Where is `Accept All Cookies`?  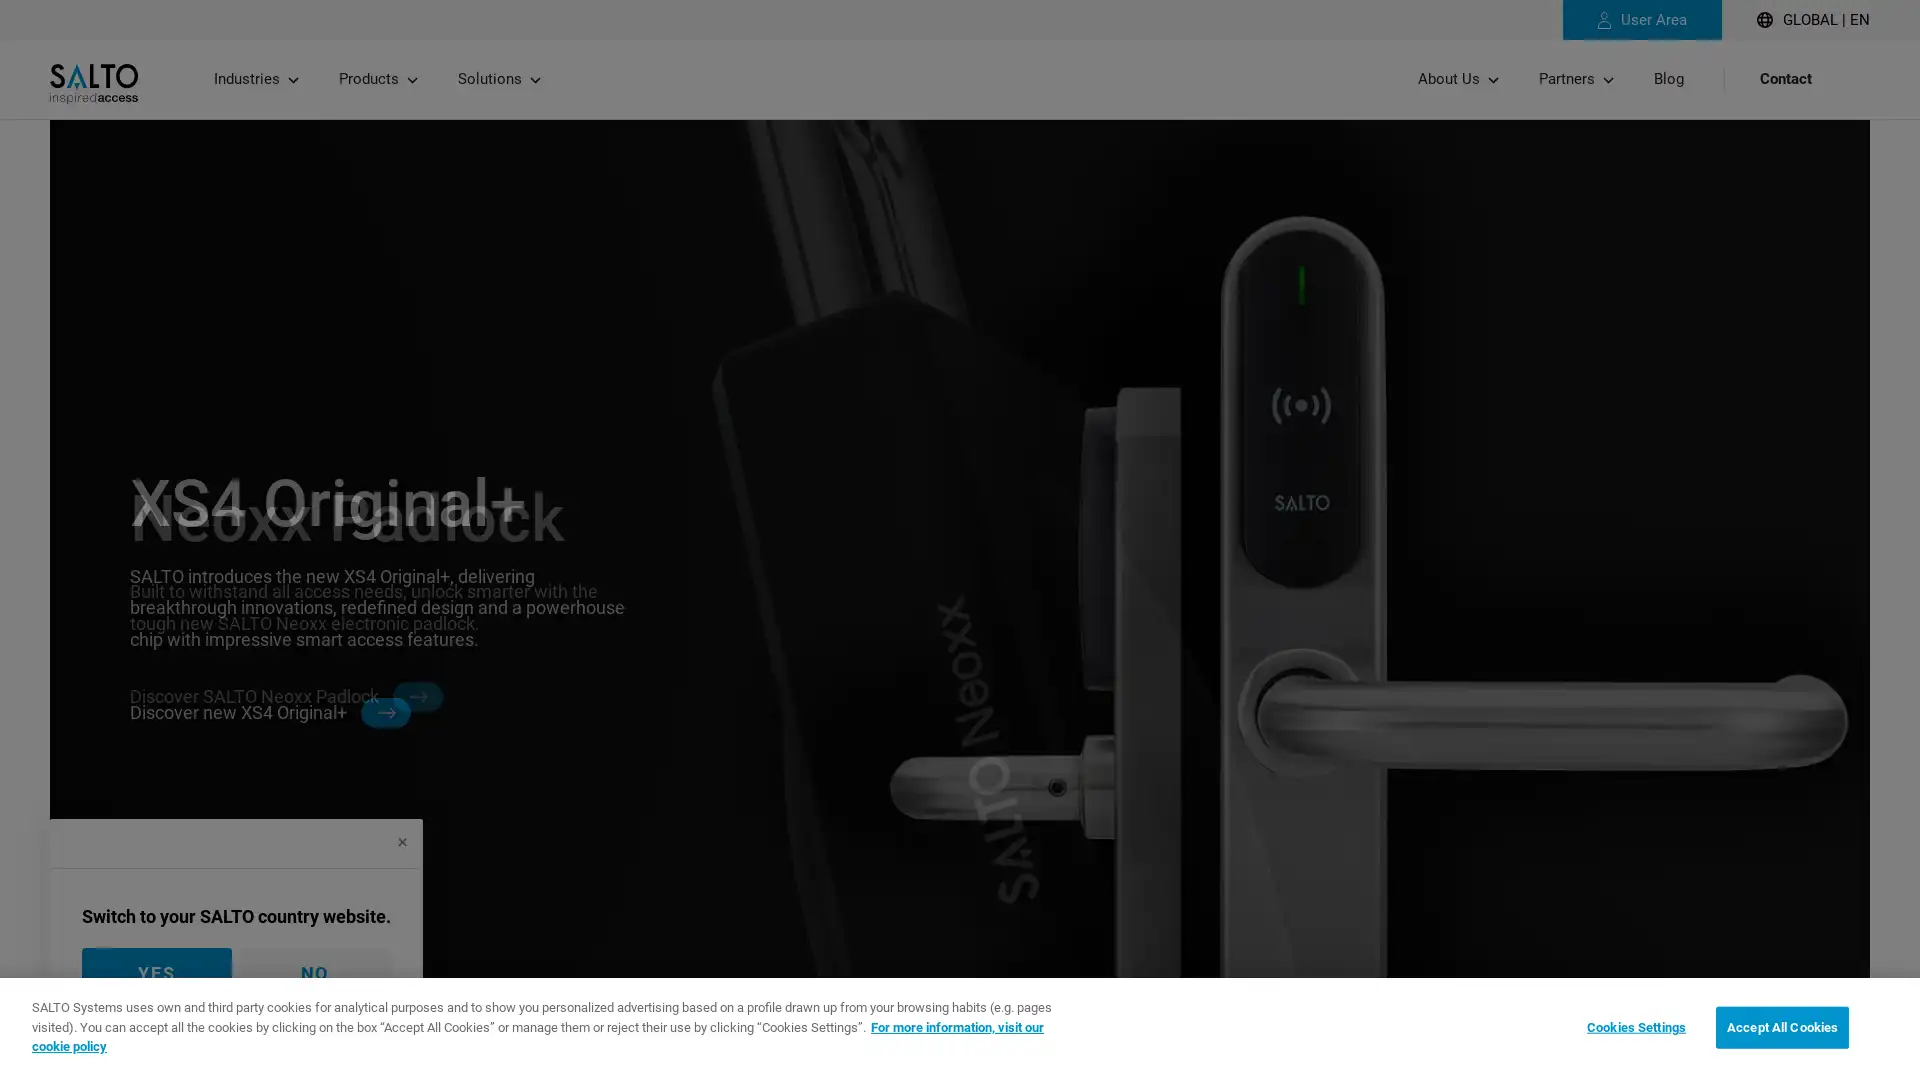
Accept All Cookies is located at coordinates (1782, 1026).